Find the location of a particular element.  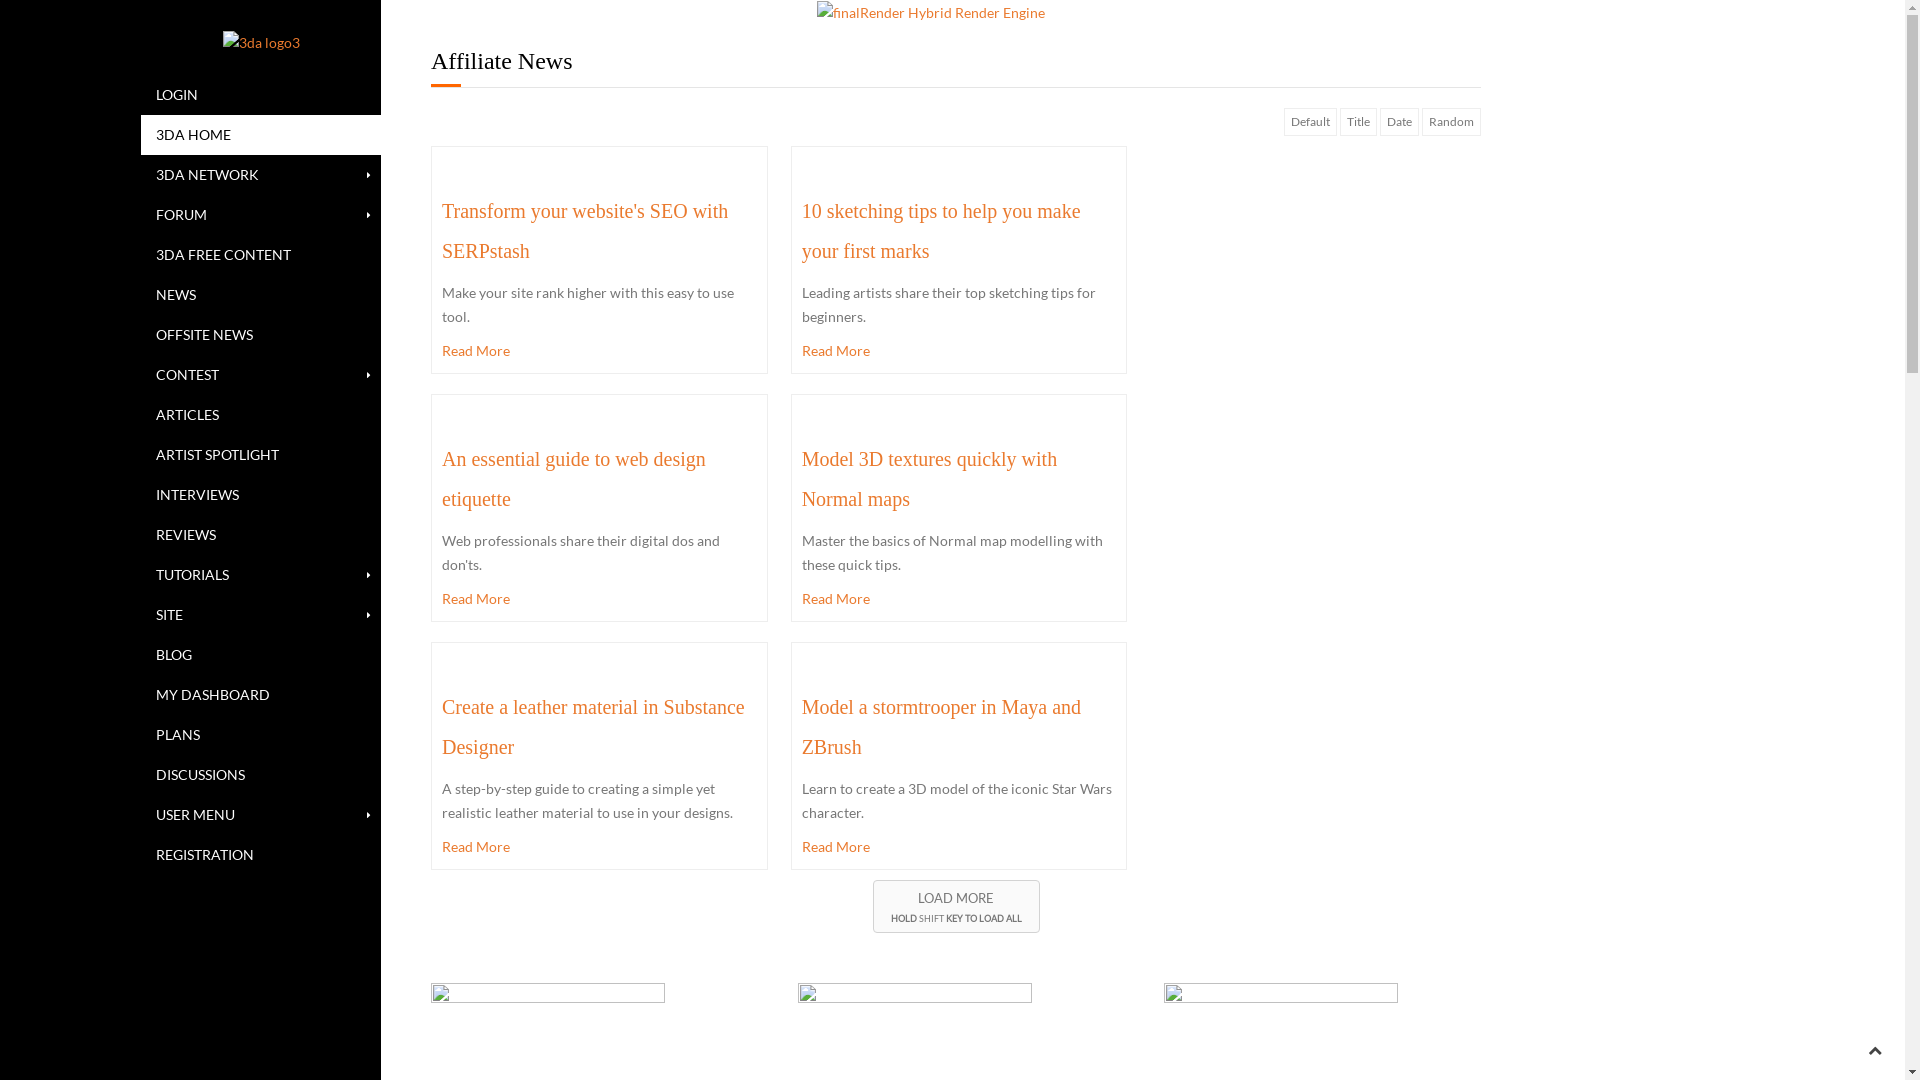

'FORUM' is located at coordinates (259, 215).